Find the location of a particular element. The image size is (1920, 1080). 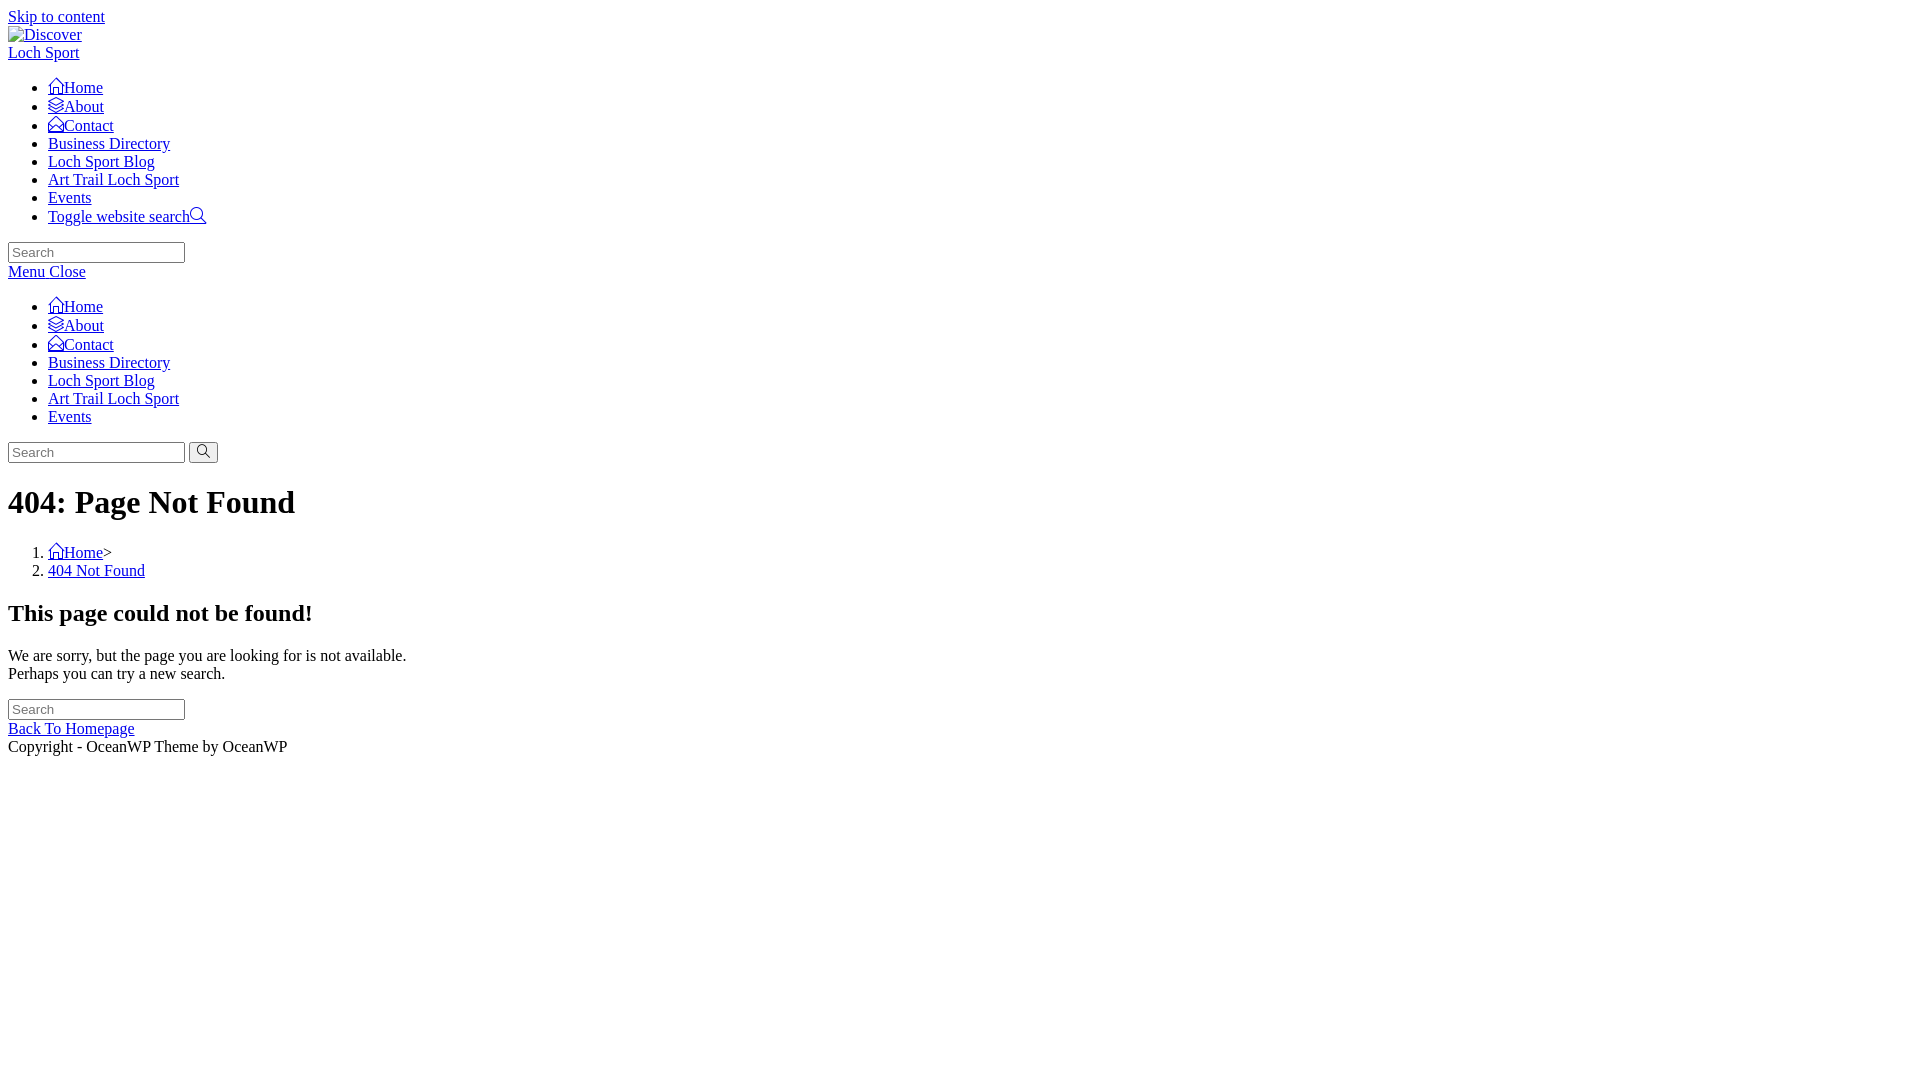

'About' is located at coordinates (76, 106).